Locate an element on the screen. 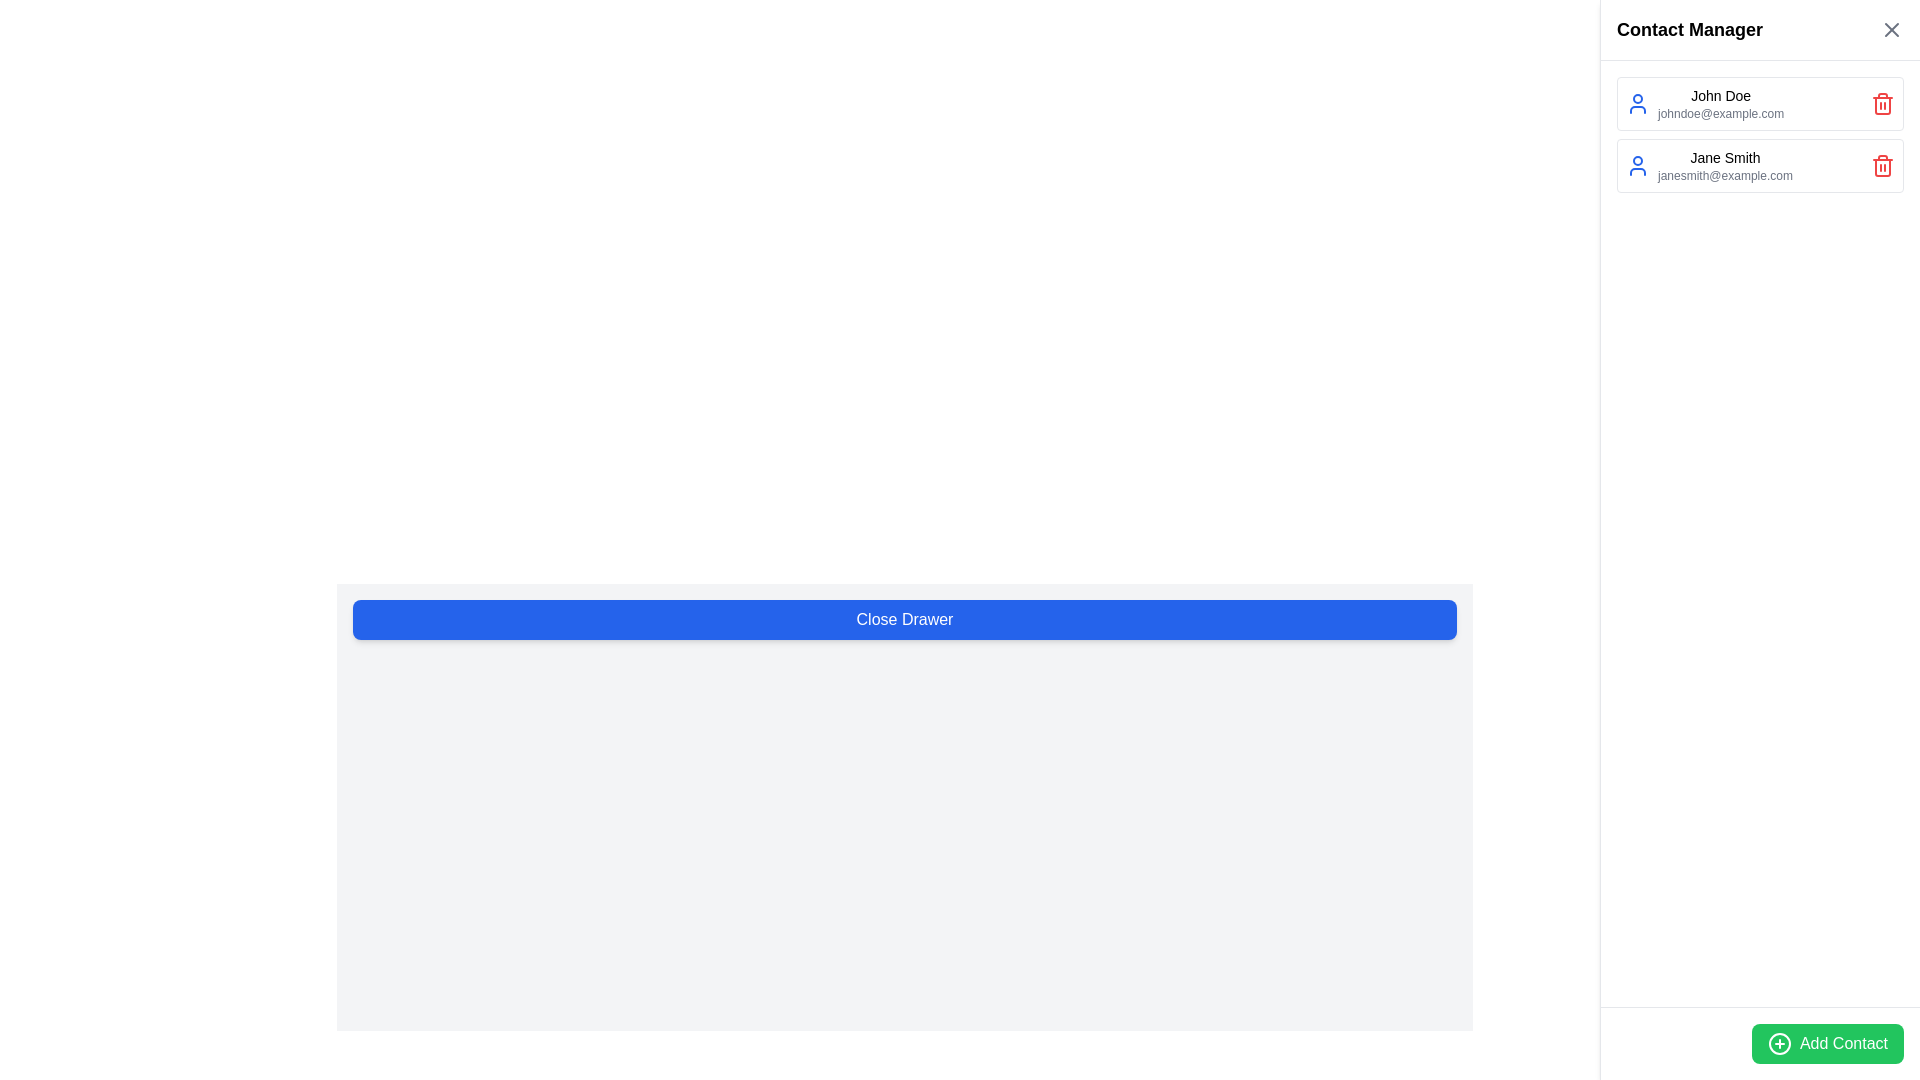 The width and height of the screenshot is (1920, 1080). the 'Contact Manager' text heading, which is a bold and large font header located at the top section of a right-aligned panel is located at coordinates (1688, 30).